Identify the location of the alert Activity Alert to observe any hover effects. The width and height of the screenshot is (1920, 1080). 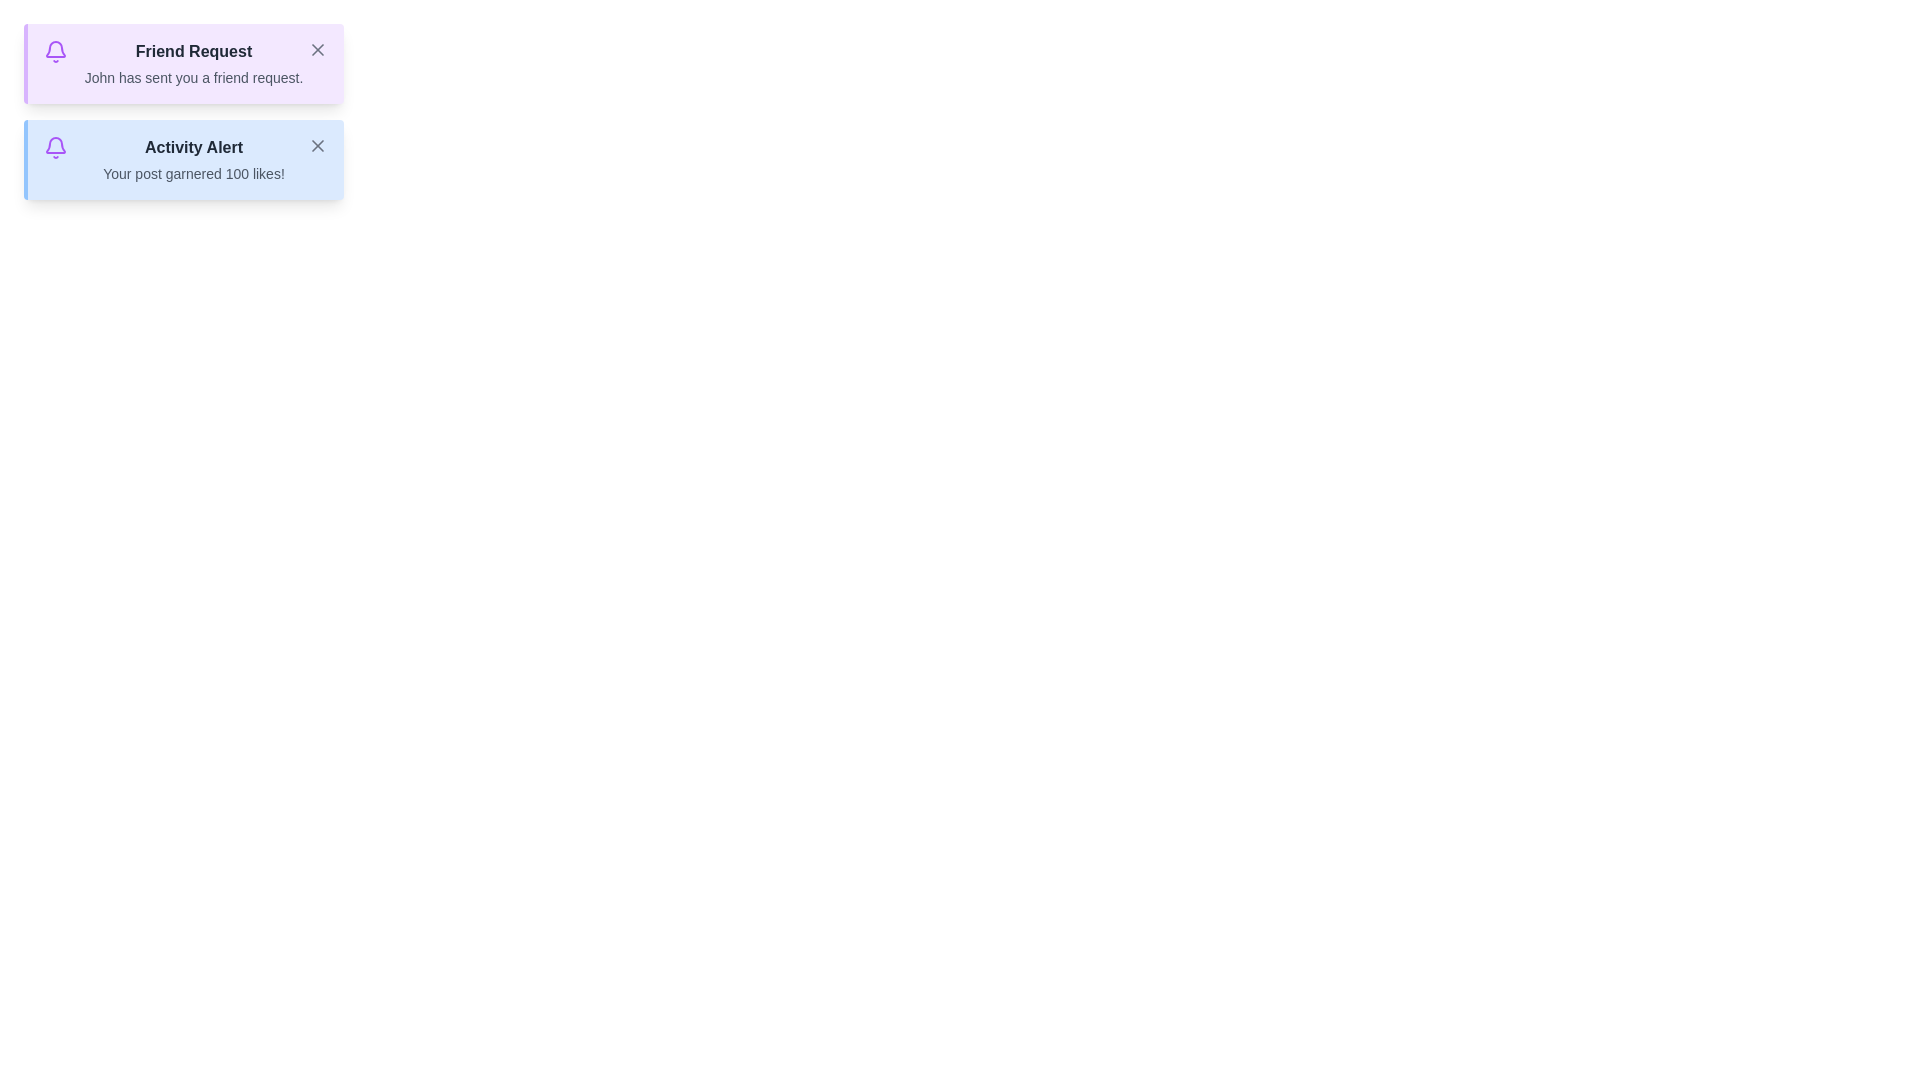
(183, 158).